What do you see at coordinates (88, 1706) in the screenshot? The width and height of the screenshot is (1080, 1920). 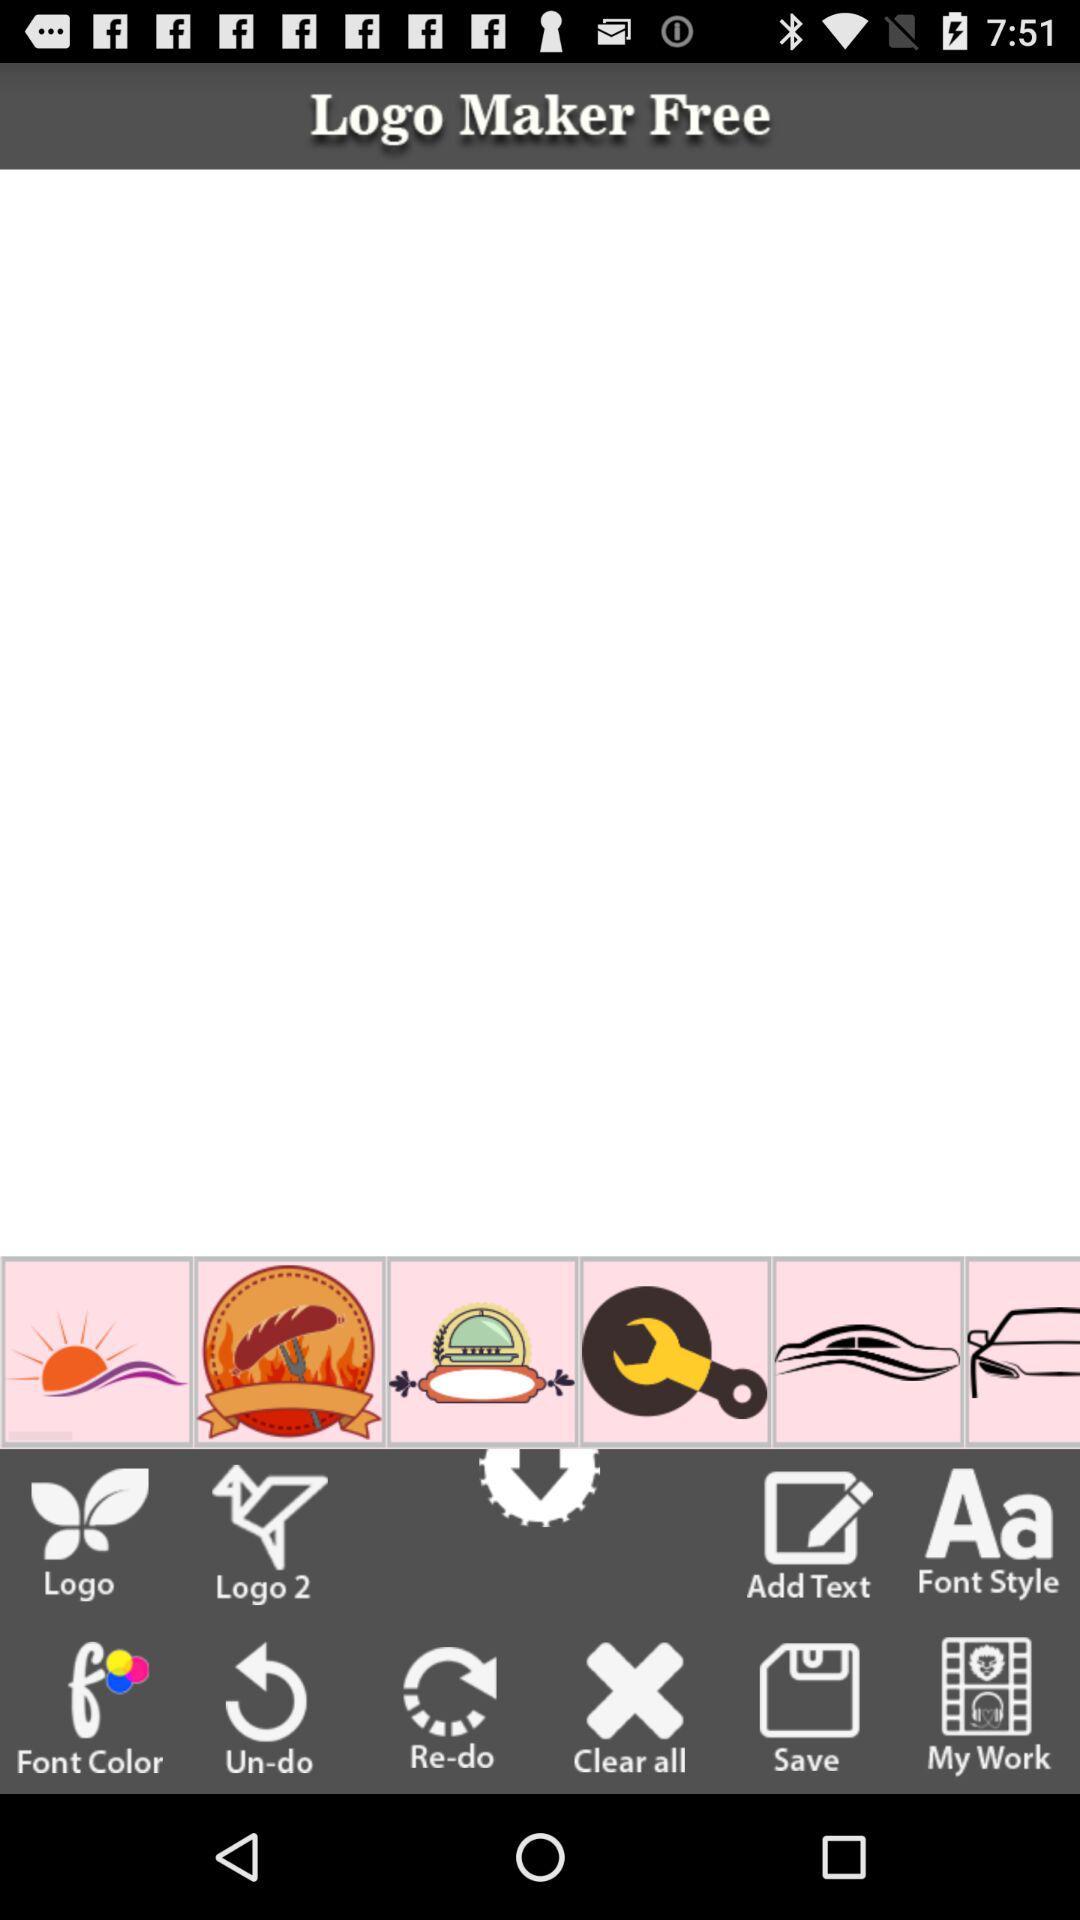 I see `font color` at bounding box center [88, 1706].